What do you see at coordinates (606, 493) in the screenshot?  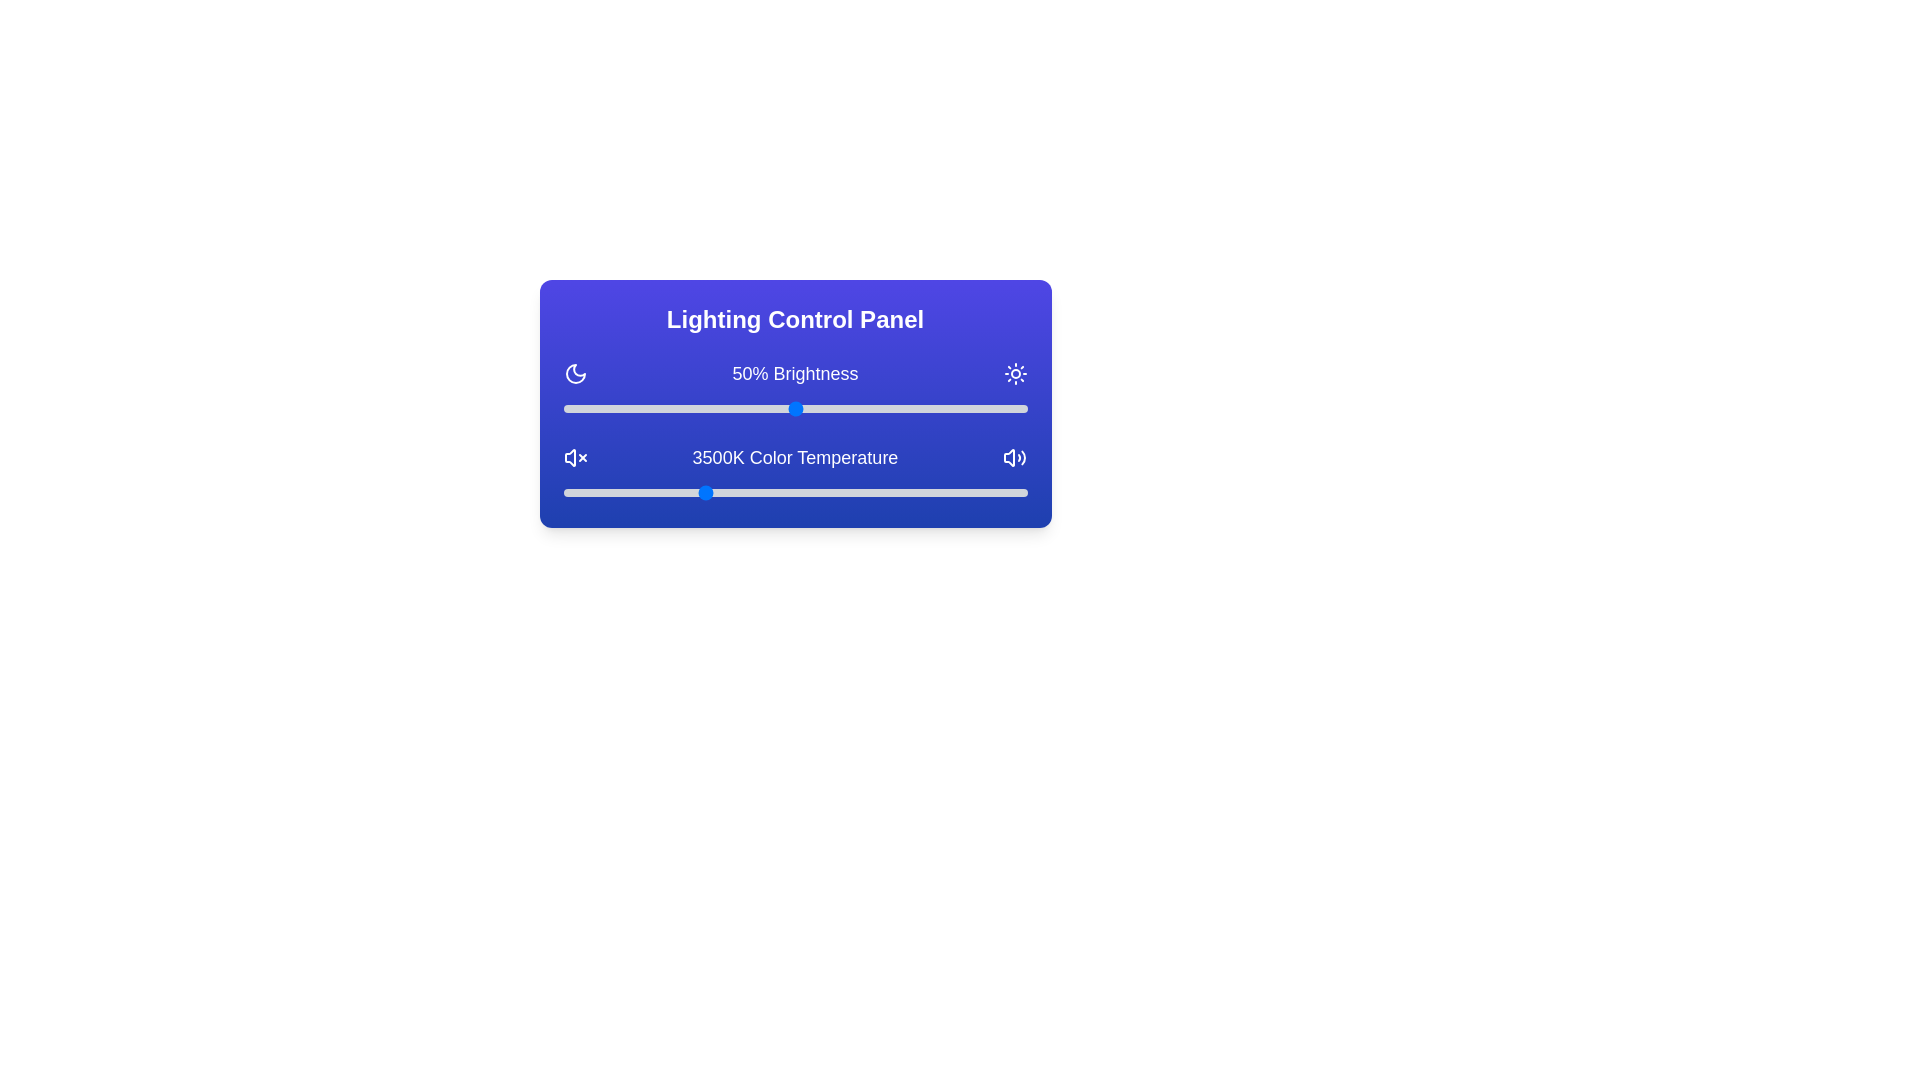 I see `the color temperature slider to 2470 K` at bounding box center [606, 493].